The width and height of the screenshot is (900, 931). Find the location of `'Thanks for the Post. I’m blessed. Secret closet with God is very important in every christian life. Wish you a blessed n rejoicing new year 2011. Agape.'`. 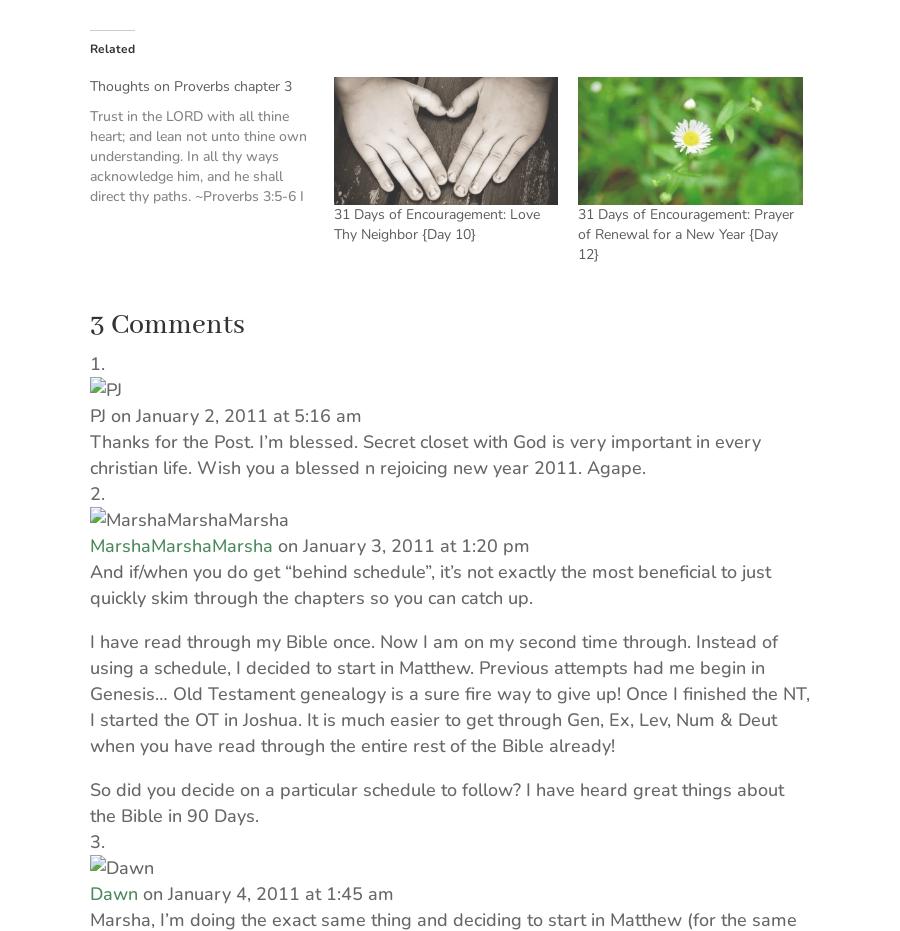

'Thanks for the Post. I’m blessed. Secret closet with God is very important in every christian life. Wish you a blessed n rejoicing new year 2011. Agape.' is located at coordinates (425, 453).